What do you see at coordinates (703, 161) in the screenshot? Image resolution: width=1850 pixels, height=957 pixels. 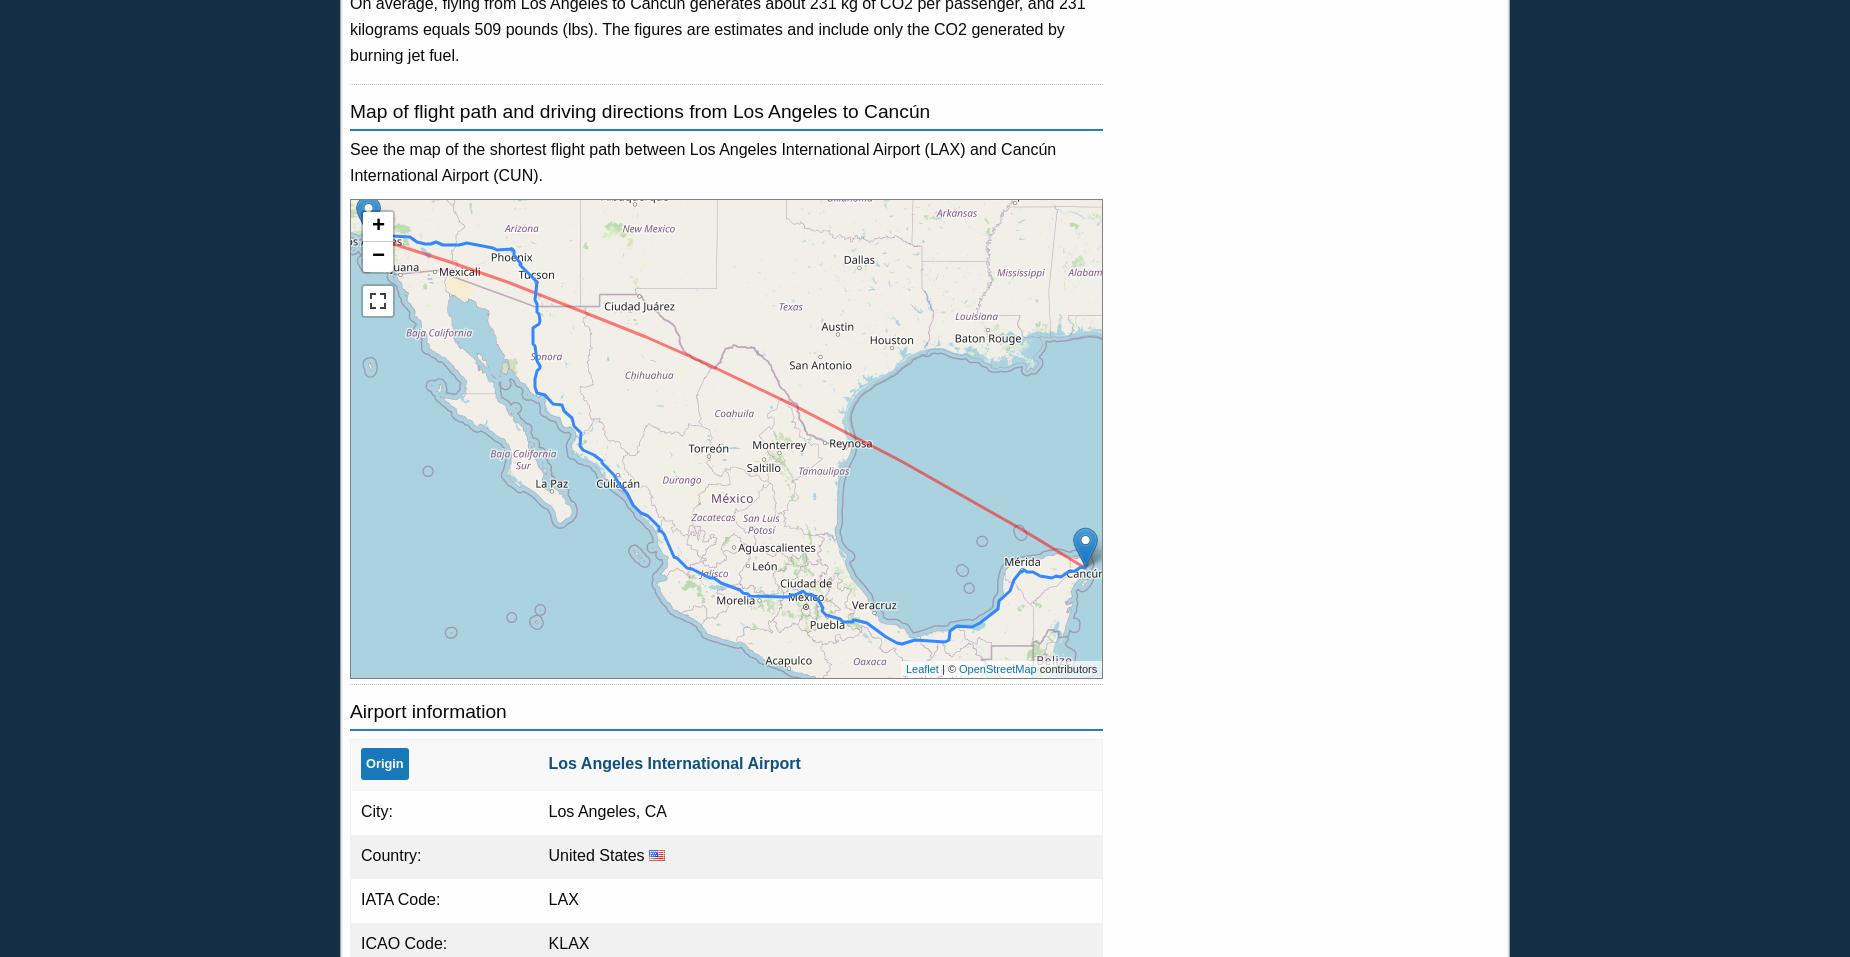 I see `'See the map of the shortest flight path between Los Angeles International Airport (LAX) and Cancún International Airport (CUN).'` at bounding box center [703, 161].